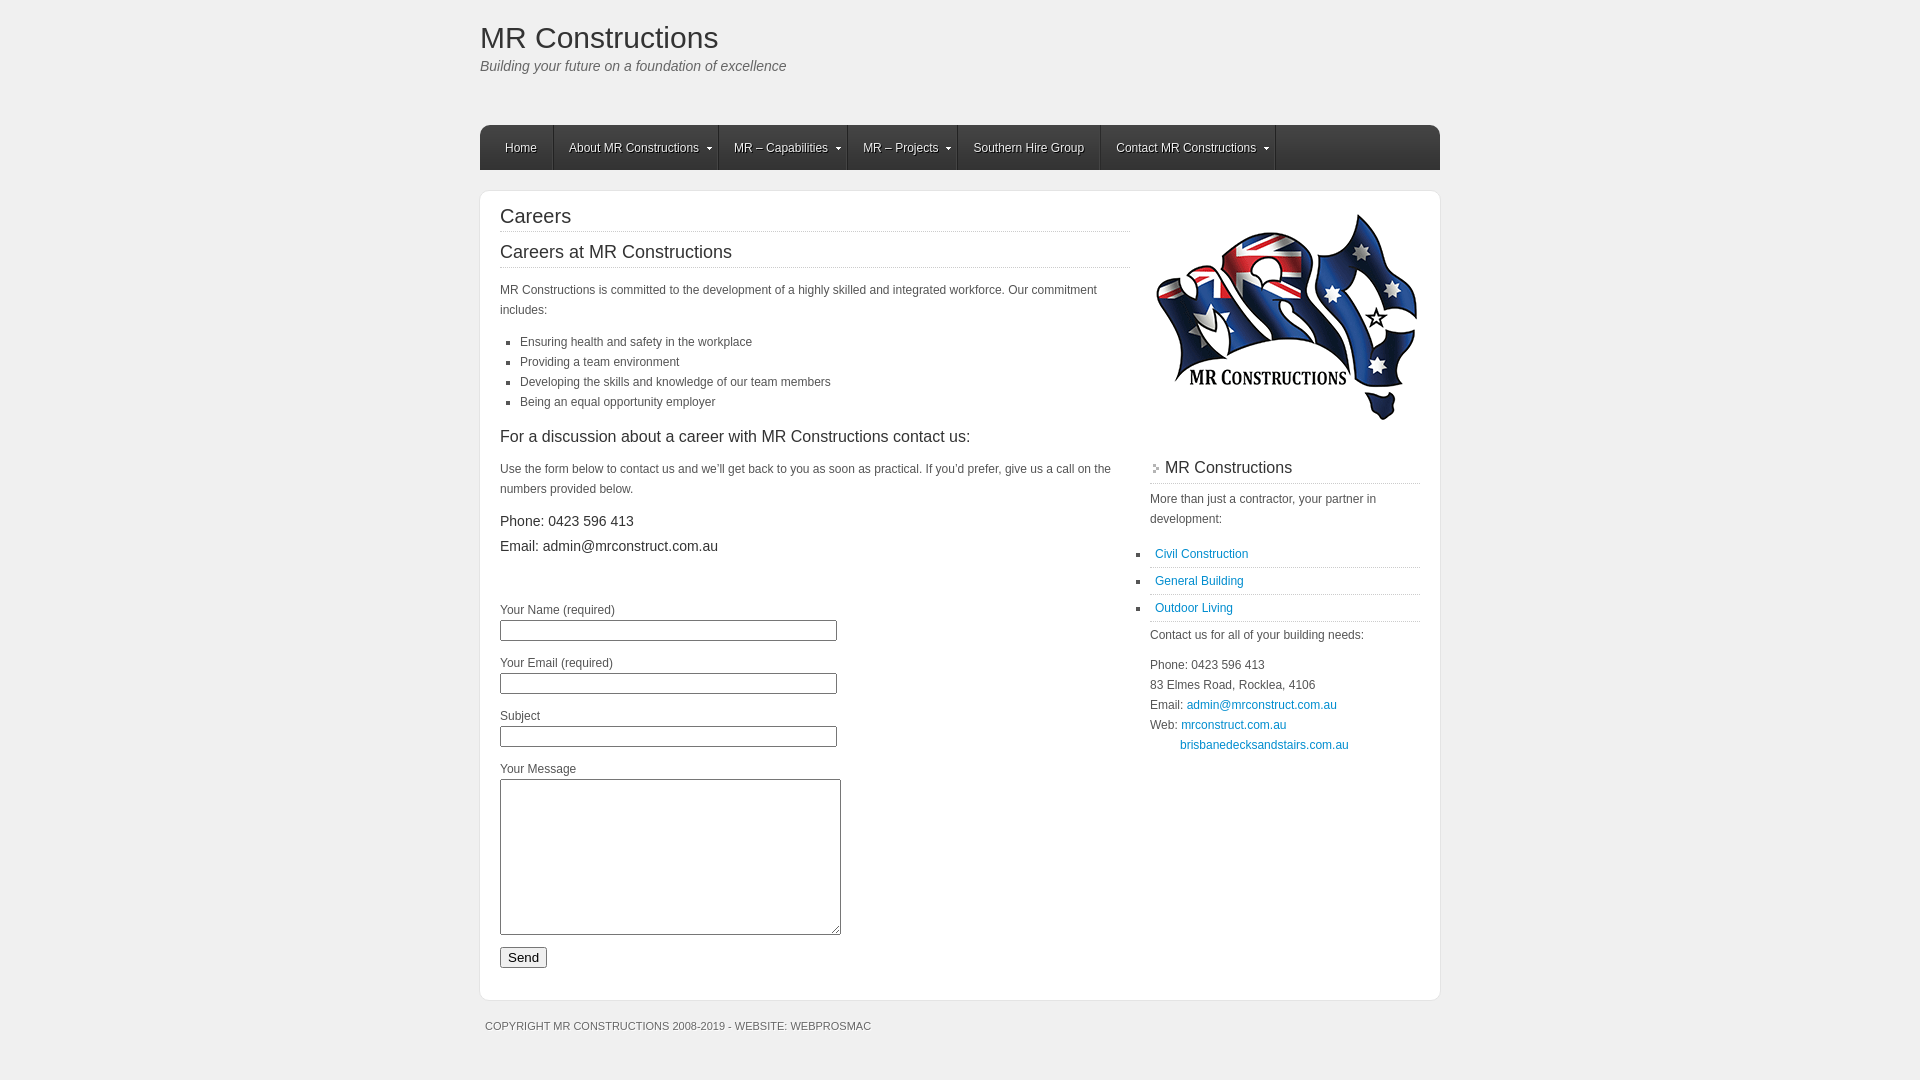 The height and width of the screenshot is (1080, 1920). I want to click on 'admin@mrconstruct.com.au', so click(1261, 704).